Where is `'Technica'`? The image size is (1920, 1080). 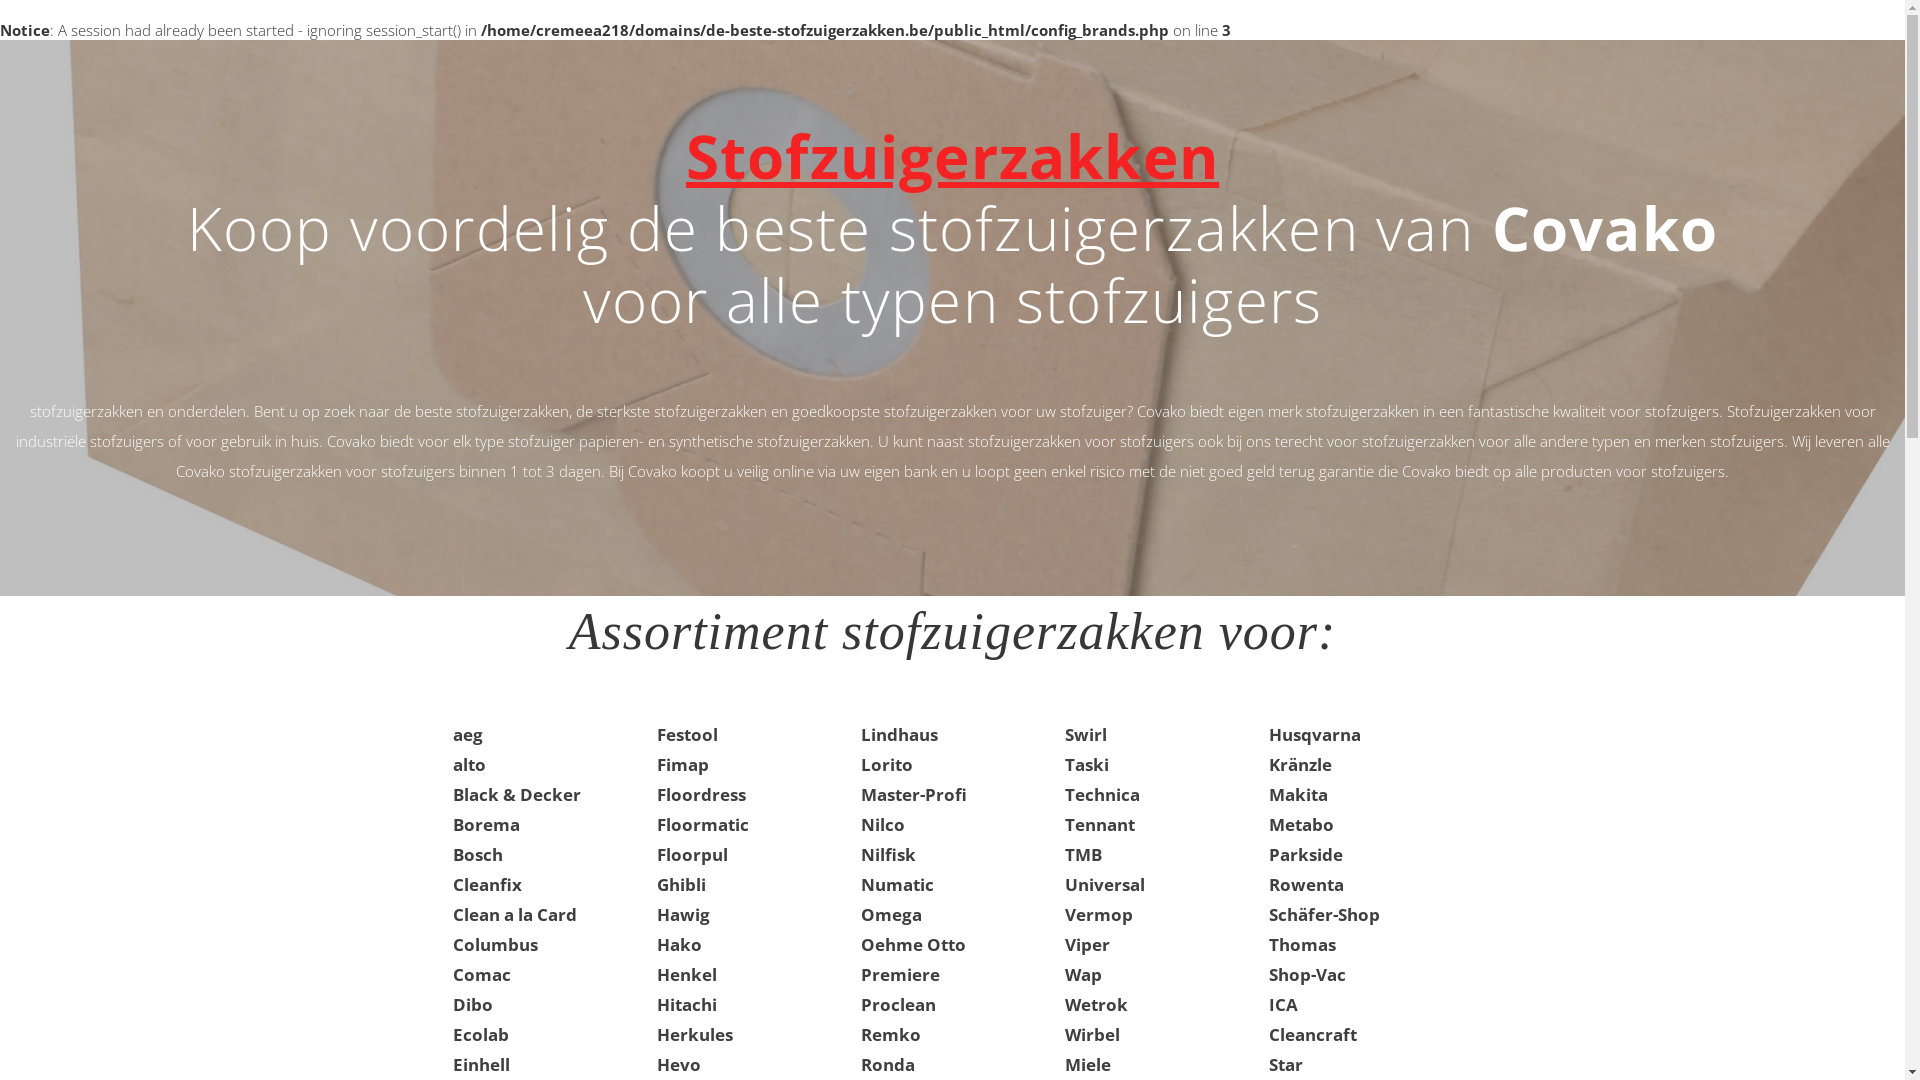 'Technica' is located at coordinates (1100, 793).